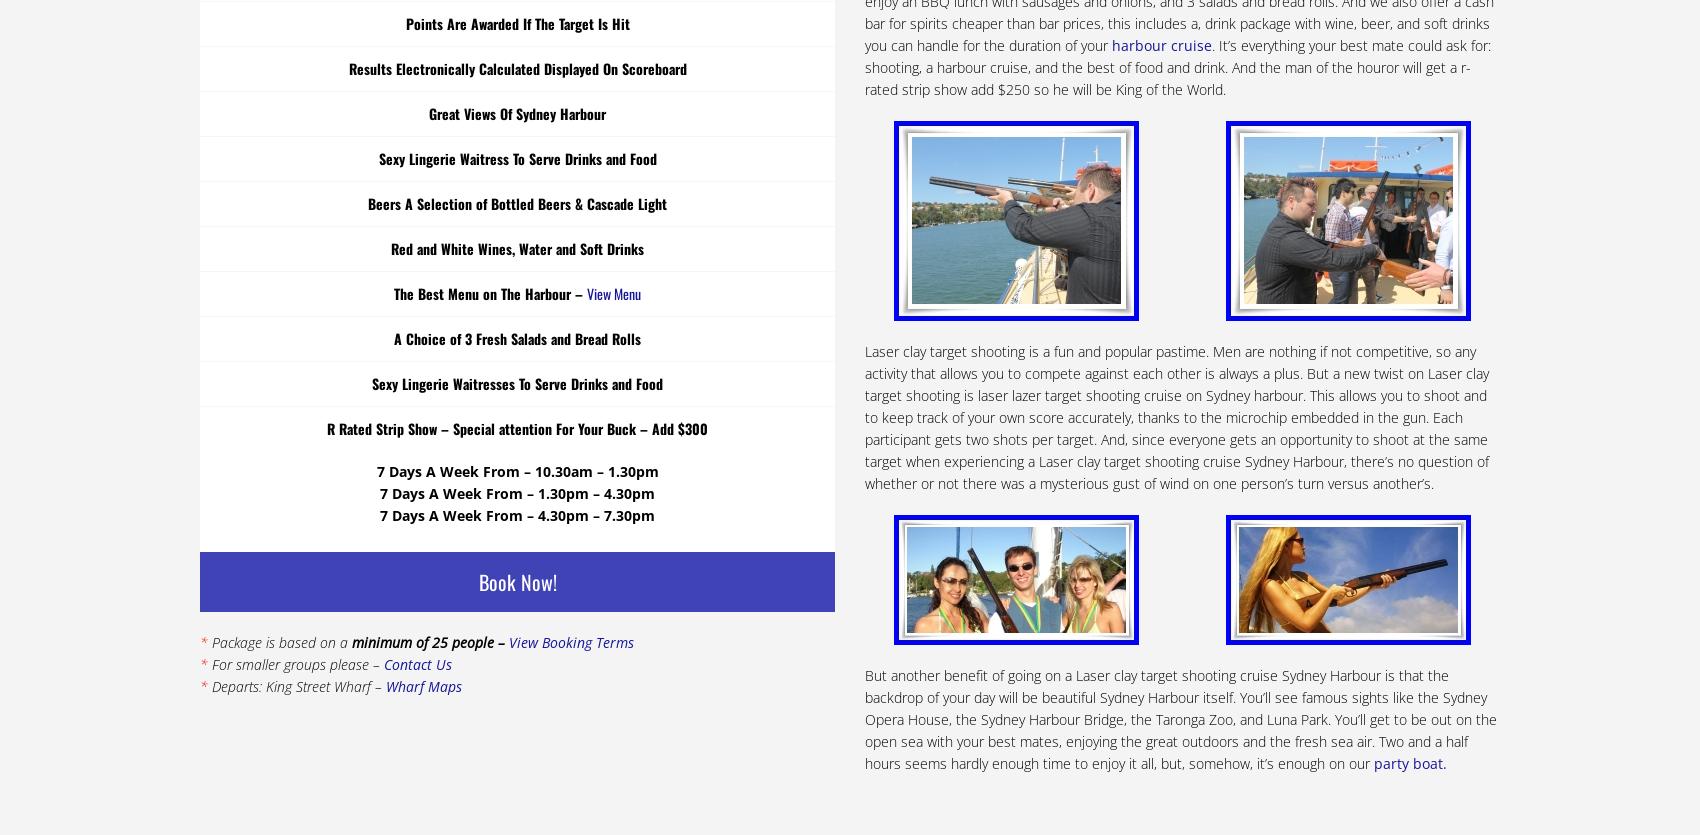 The width and height of the screenshot is (1700, 835). I want to click on '7 Days A Week From – 1.30pm – 4.30pm', so click(517, 491).